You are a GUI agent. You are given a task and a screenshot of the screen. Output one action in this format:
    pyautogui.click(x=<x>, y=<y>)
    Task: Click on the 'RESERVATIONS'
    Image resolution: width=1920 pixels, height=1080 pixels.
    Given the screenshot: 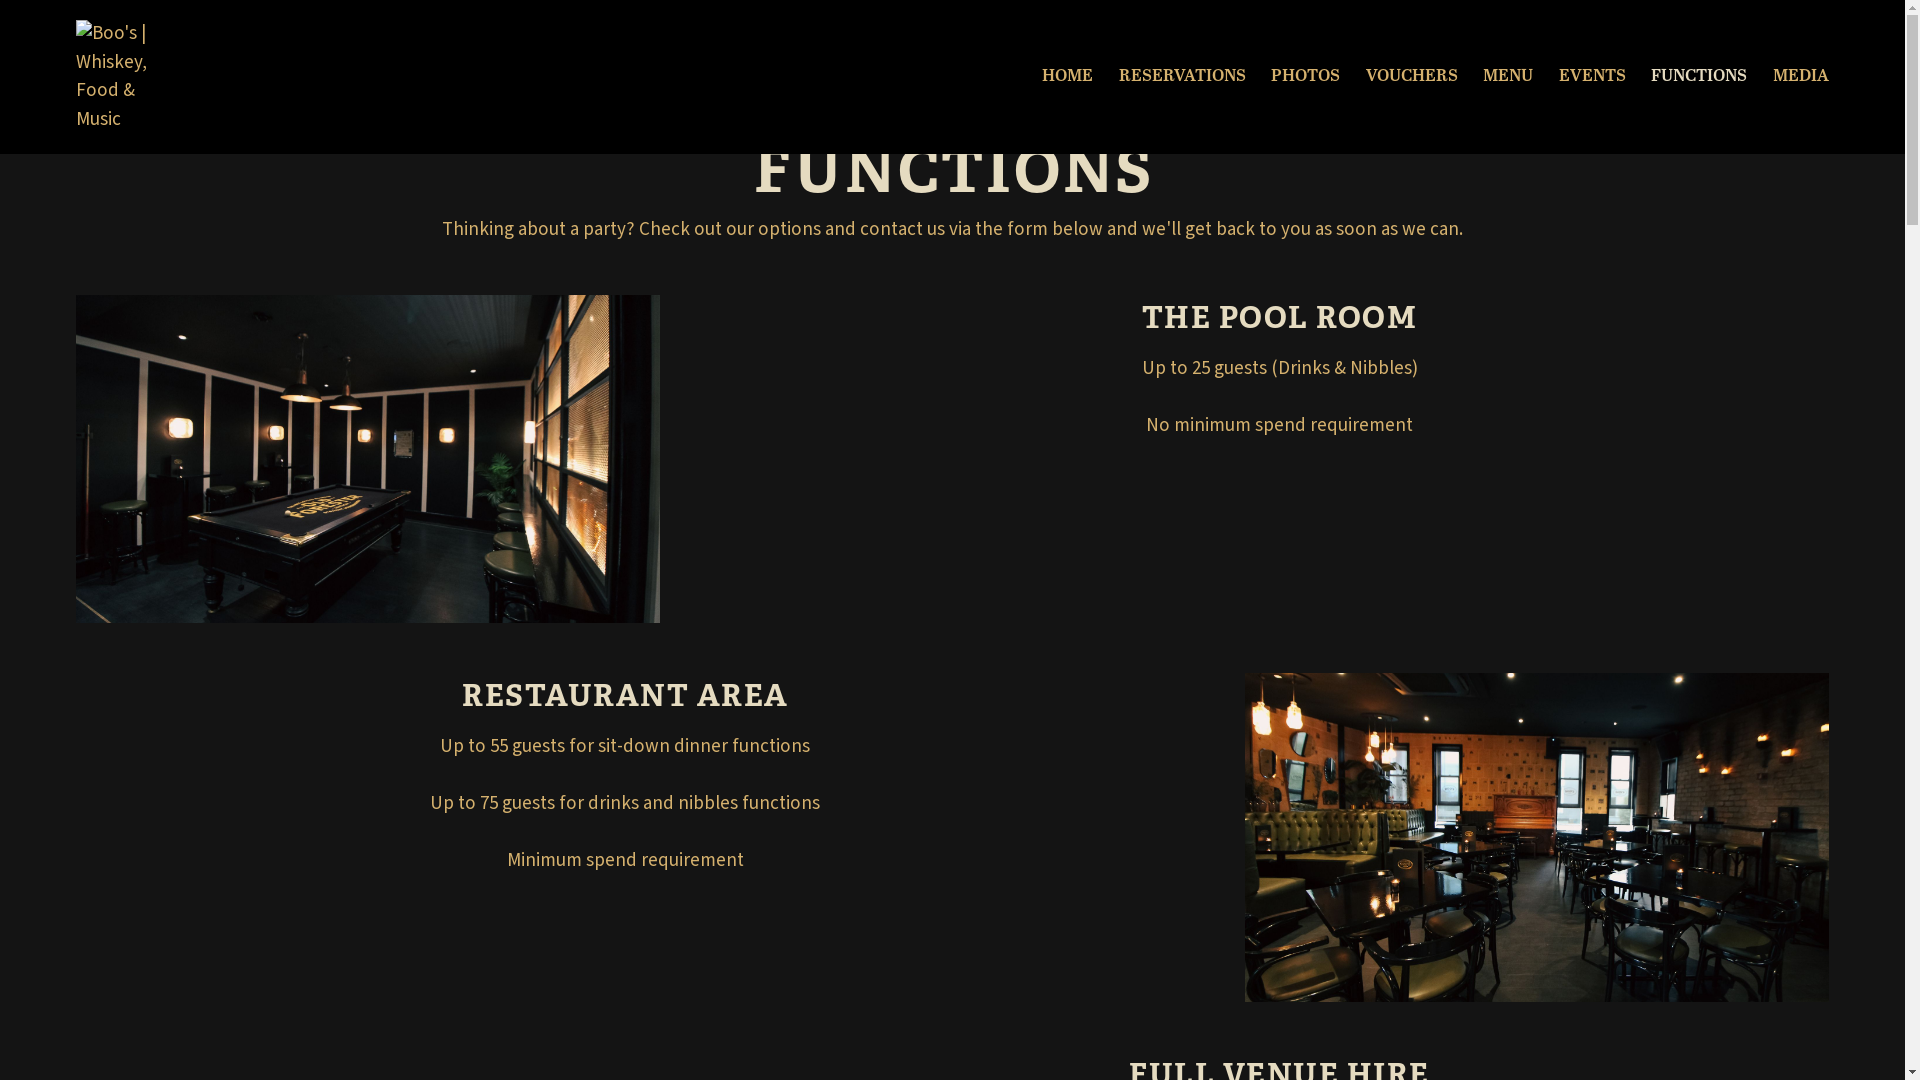 What is the action you would take?
    pyautogui.click(x=1182, y=76)
    